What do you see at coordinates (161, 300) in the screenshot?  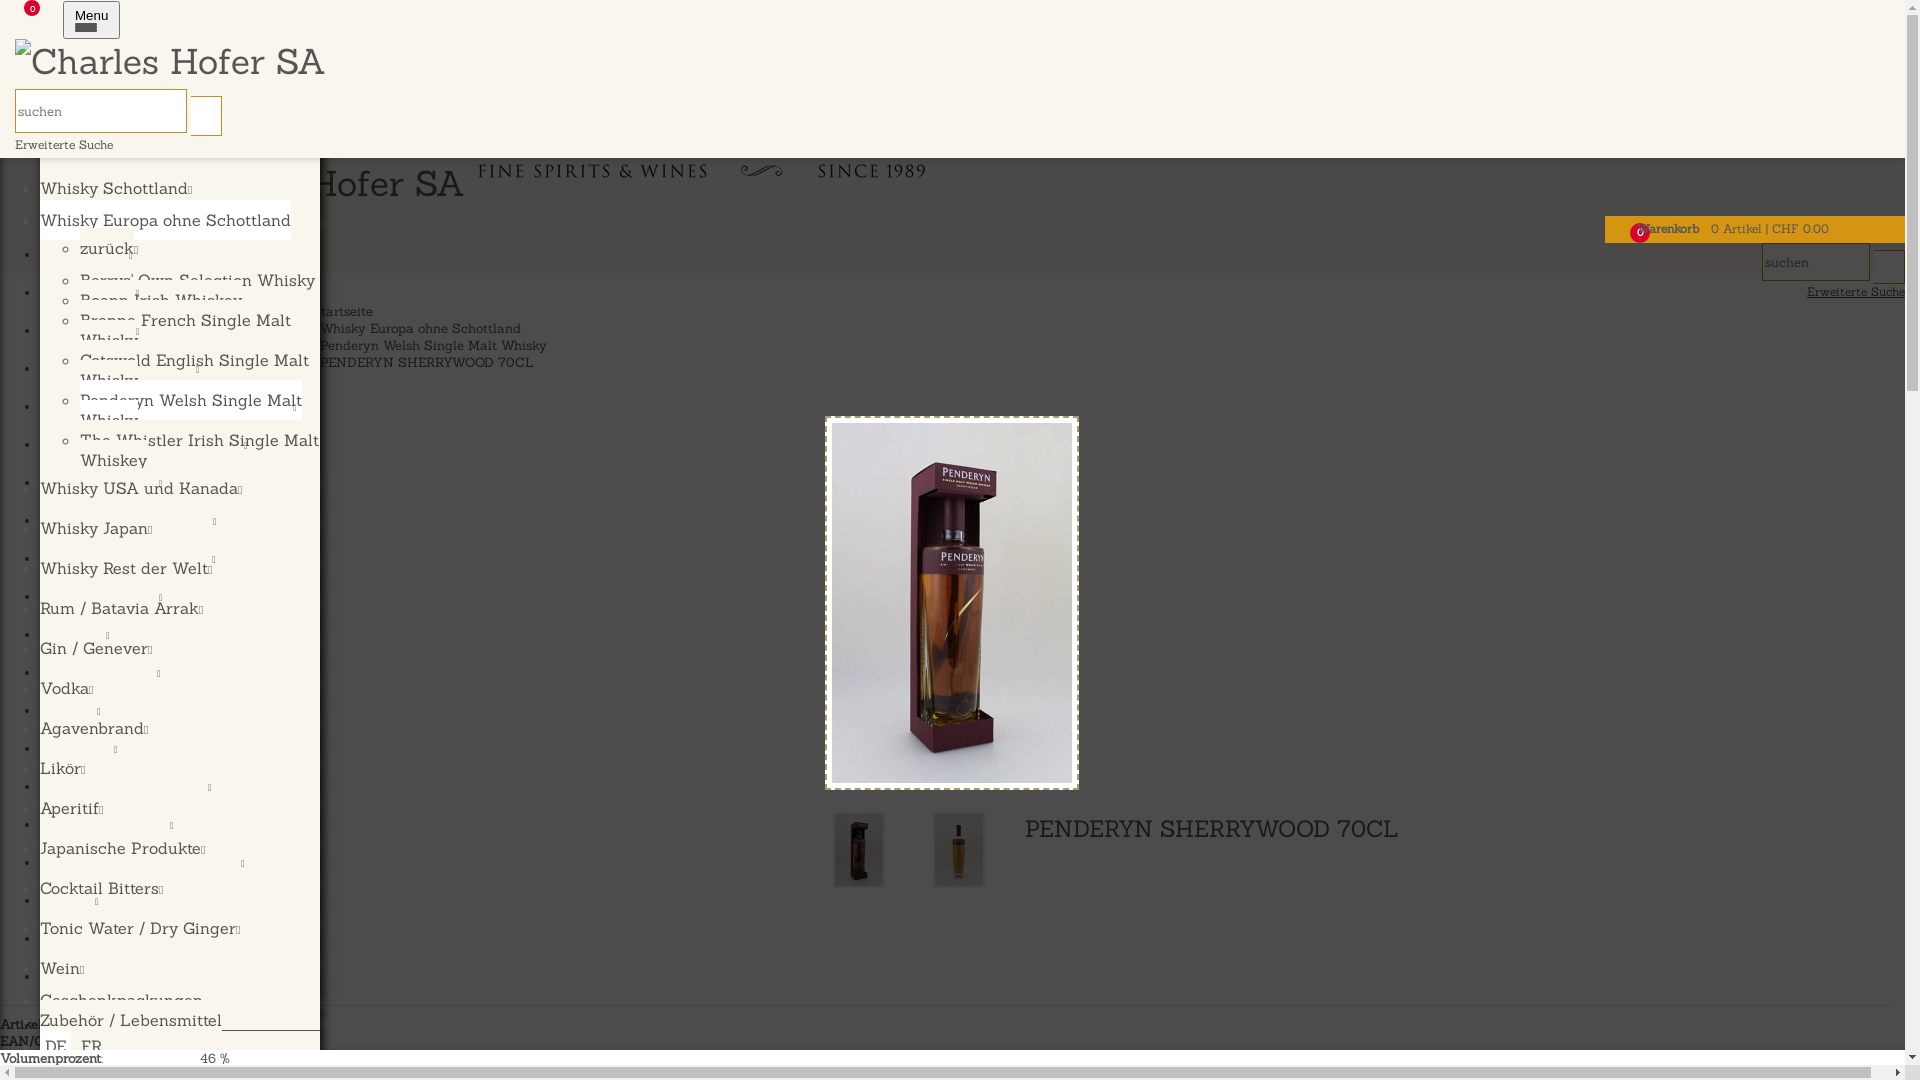 I see `'Boann Irish Whiskey'` at bounding box center [161, 300].